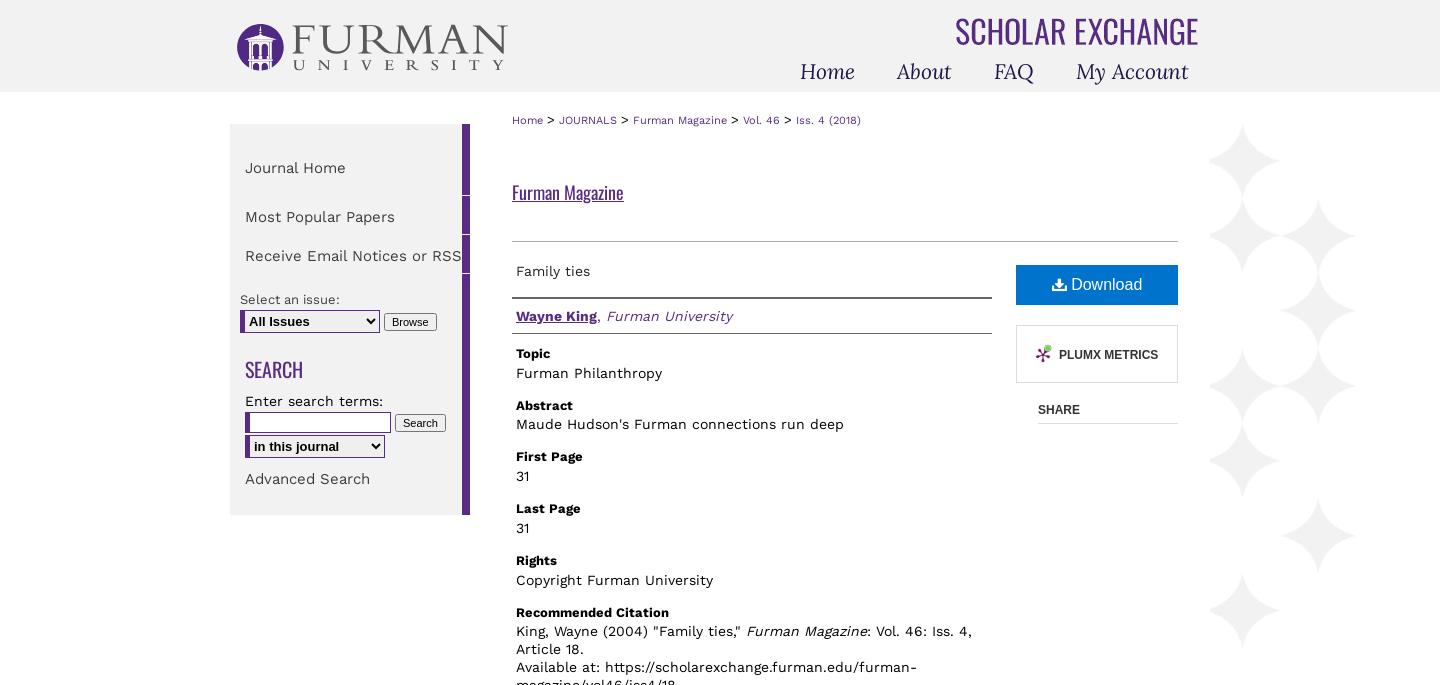 The width and height of the screenshot is (1440, 685). I want to click on 'Search', so click(273, 368).